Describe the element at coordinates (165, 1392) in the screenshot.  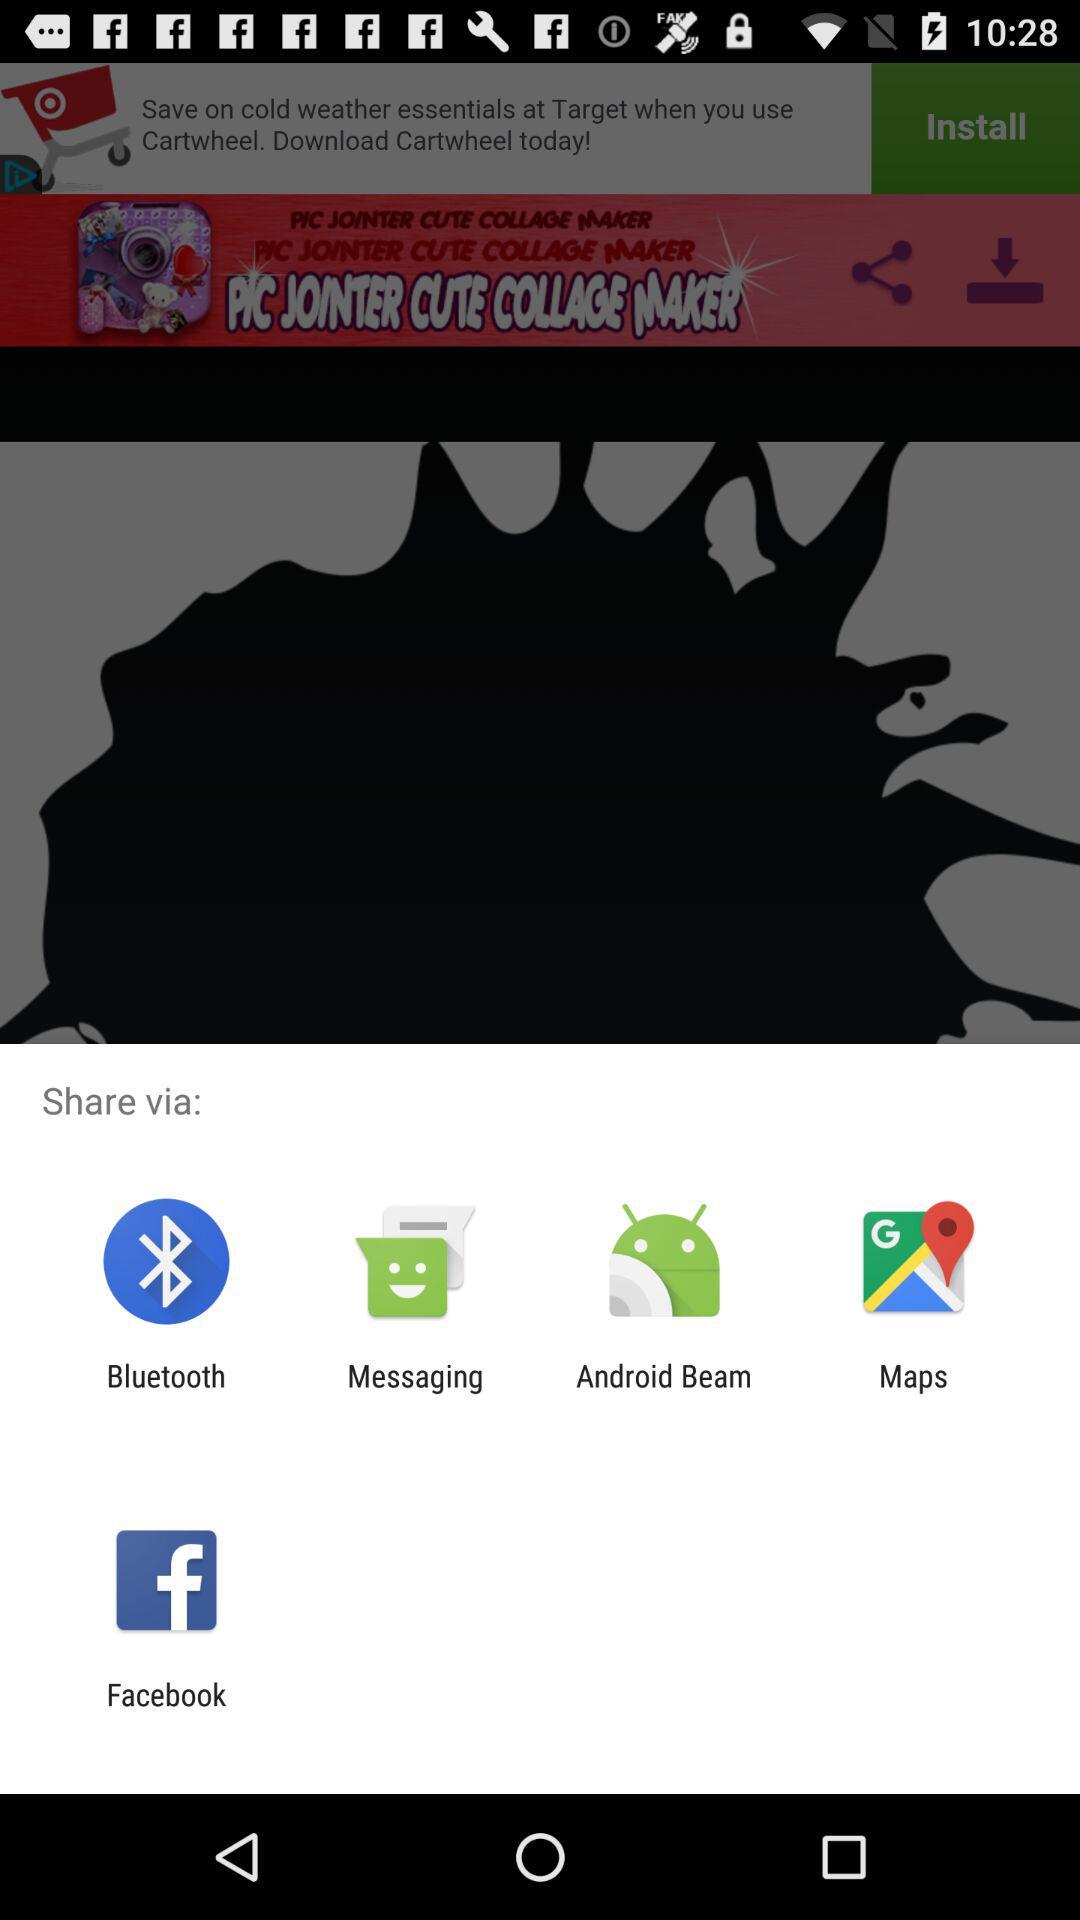
I see `app next to messaging` at that location.